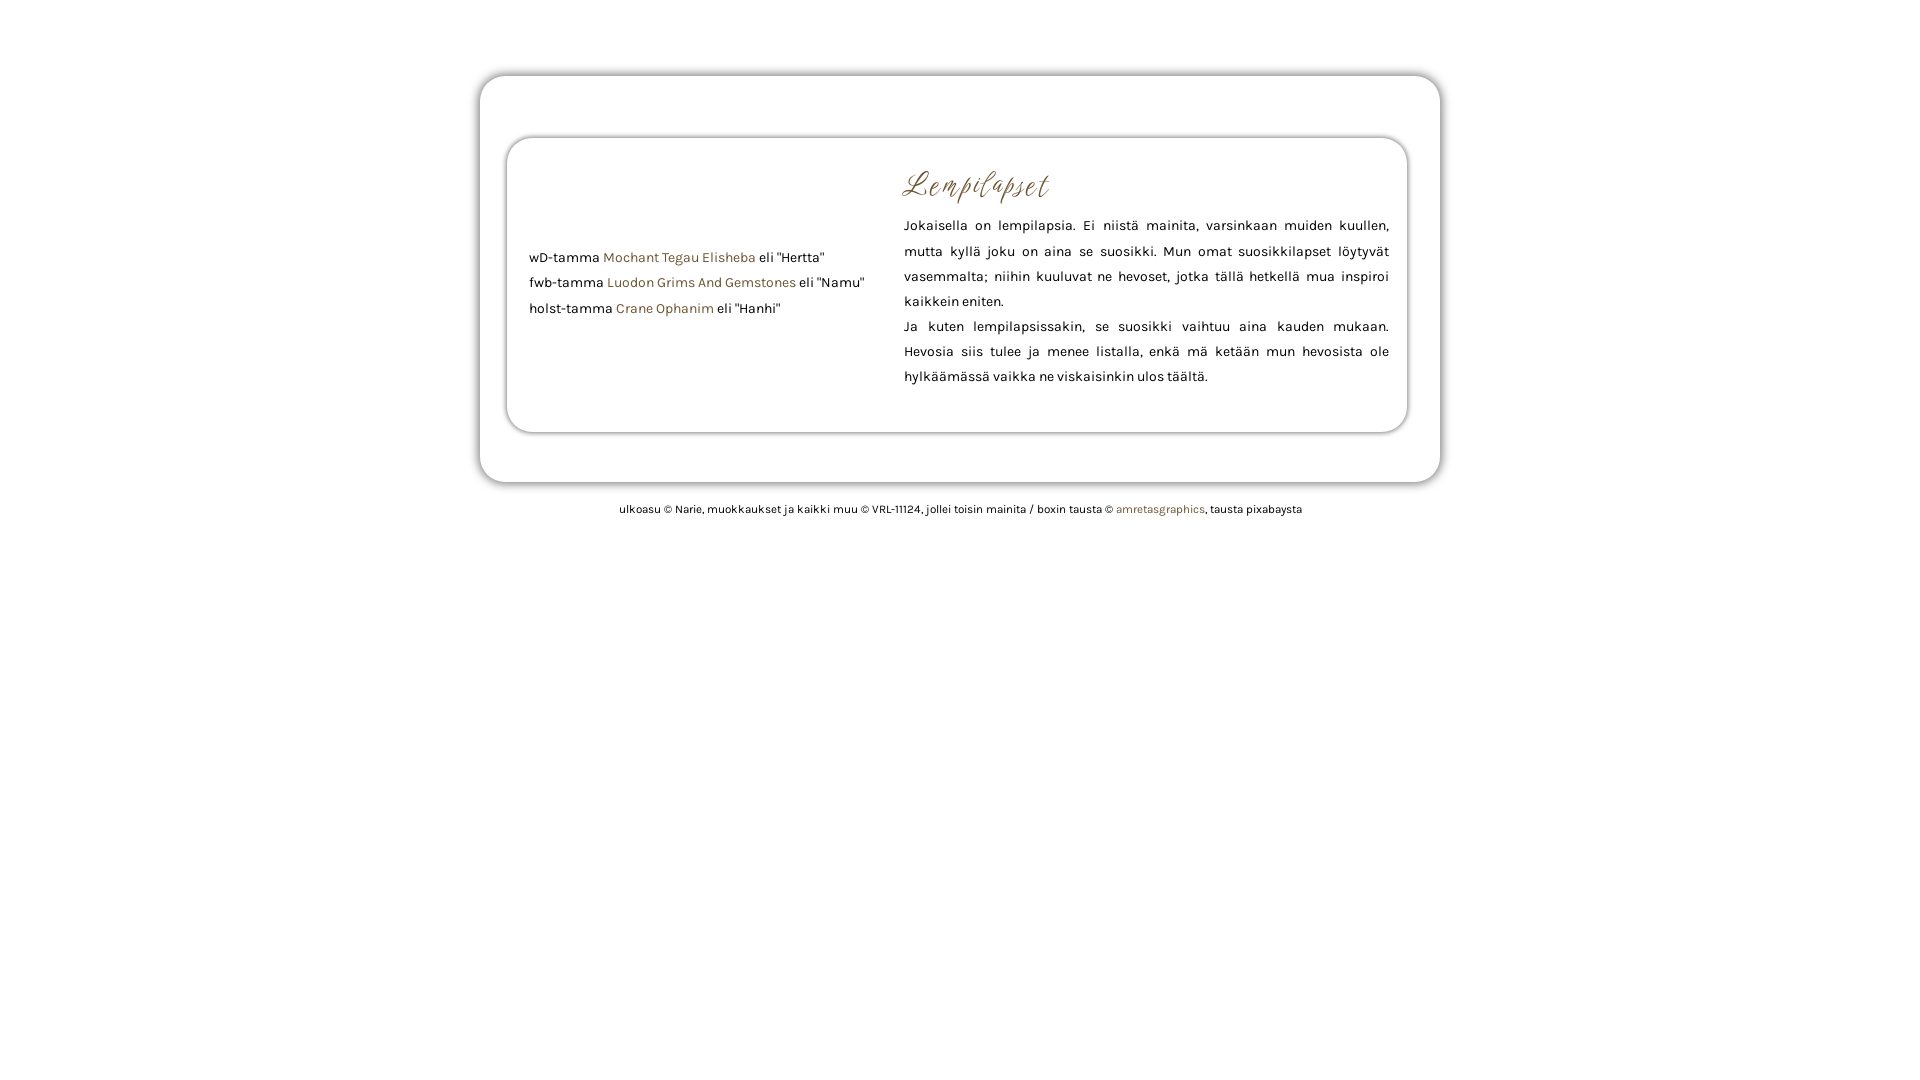  What do you see at coordinates (679, 256) in the screenshot?
I see `'Mochant Tegau Elisheba'` at bounding box center [679, 256].